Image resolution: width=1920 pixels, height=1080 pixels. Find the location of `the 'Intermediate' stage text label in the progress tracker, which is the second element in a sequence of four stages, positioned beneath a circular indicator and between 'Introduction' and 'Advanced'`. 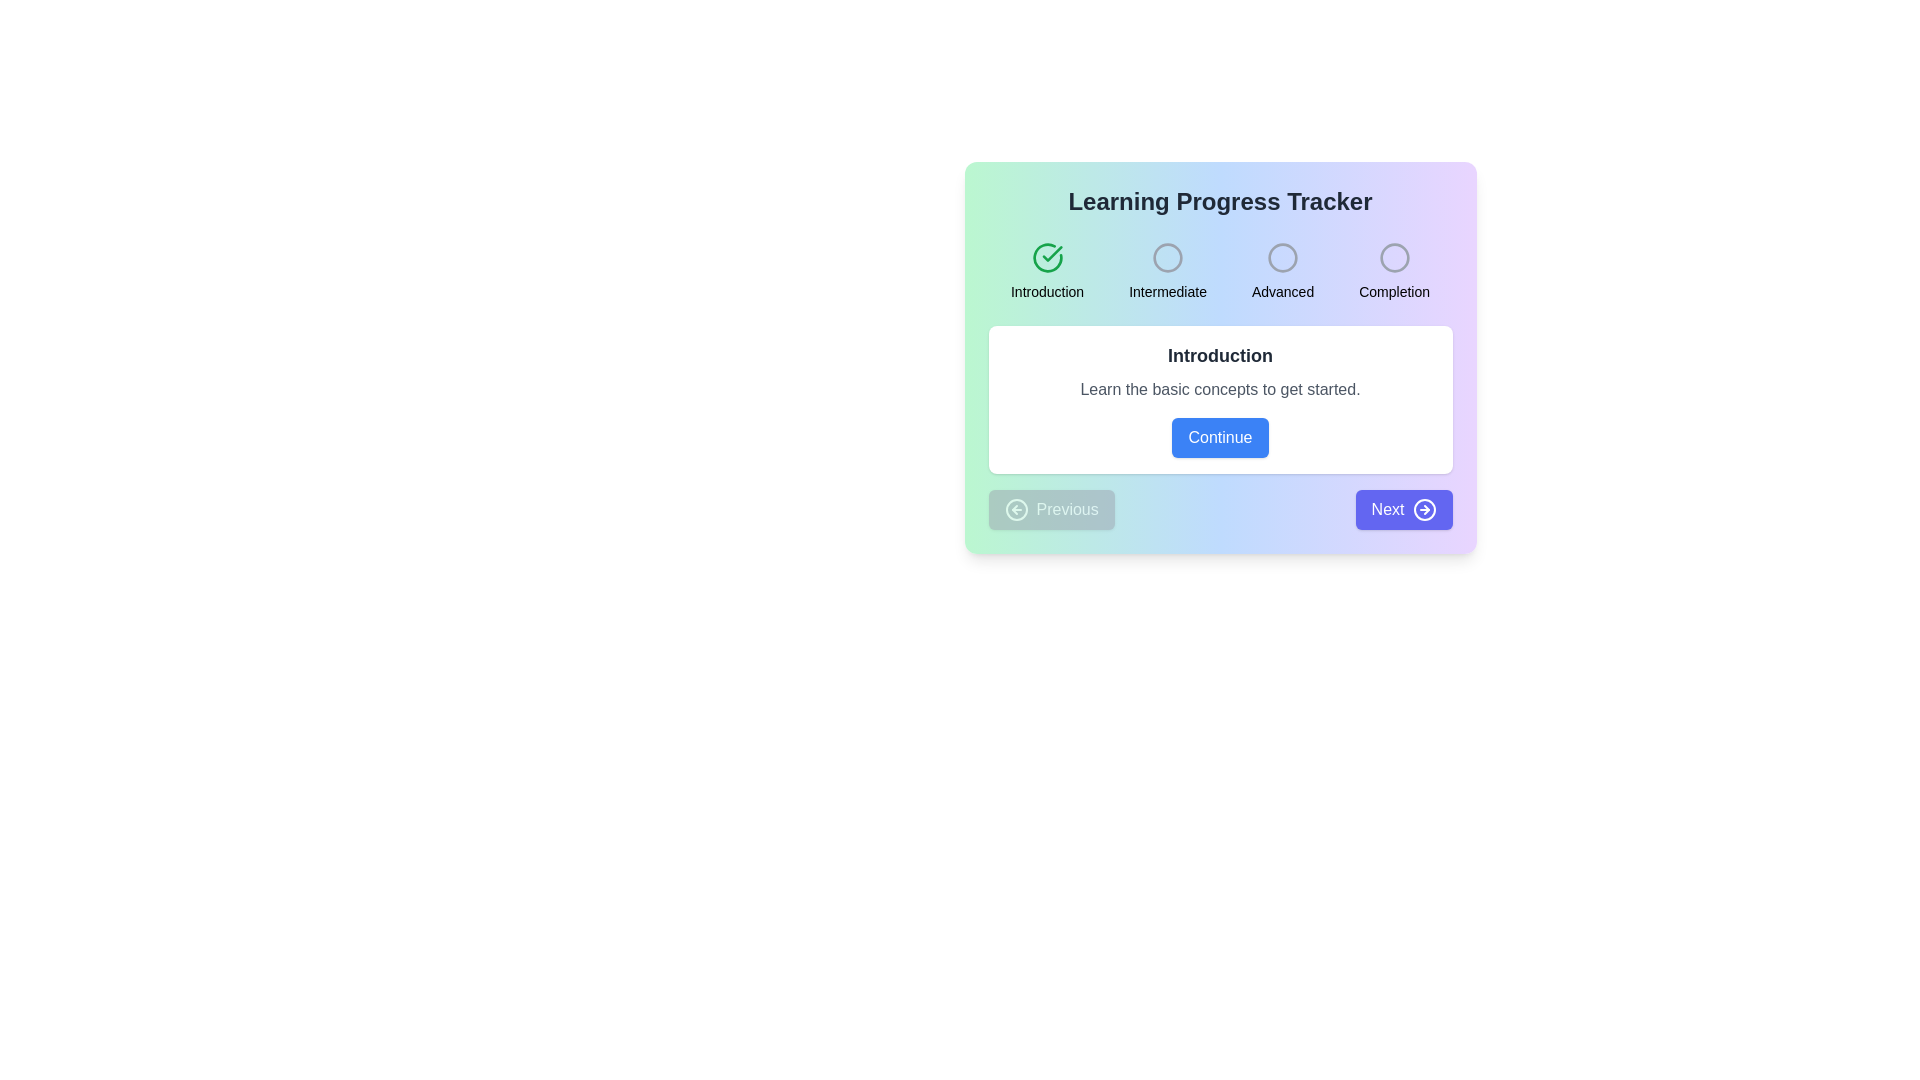

the 'Intermediate' stage text label in the progress tracker, which is the second element in a sequence of four stages, positioned beneath a circular indicator and between 'Introduction' and 'Advanced' is located at coordinates (1168, 292).